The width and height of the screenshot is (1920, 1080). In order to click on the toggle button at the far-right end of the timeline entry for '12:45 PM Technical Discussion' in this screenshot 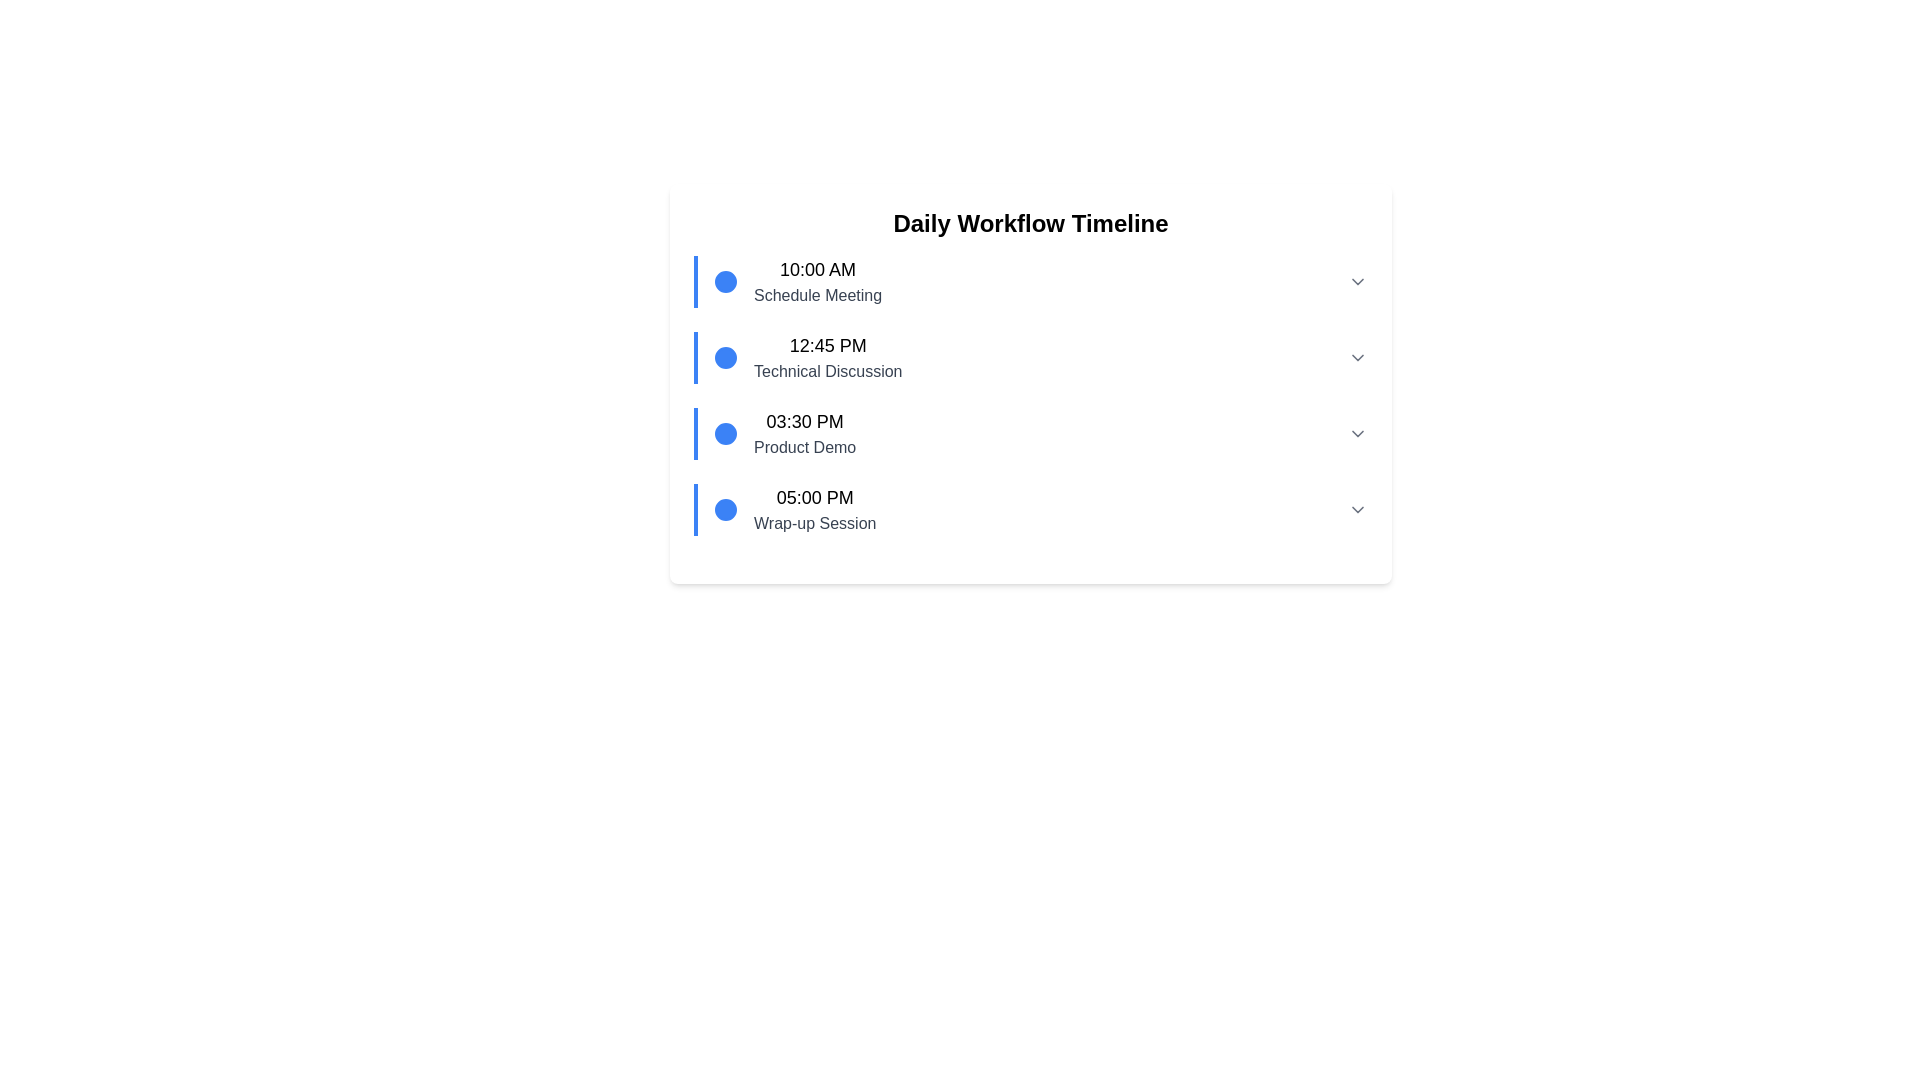, I will do `click(1358, 357)`.